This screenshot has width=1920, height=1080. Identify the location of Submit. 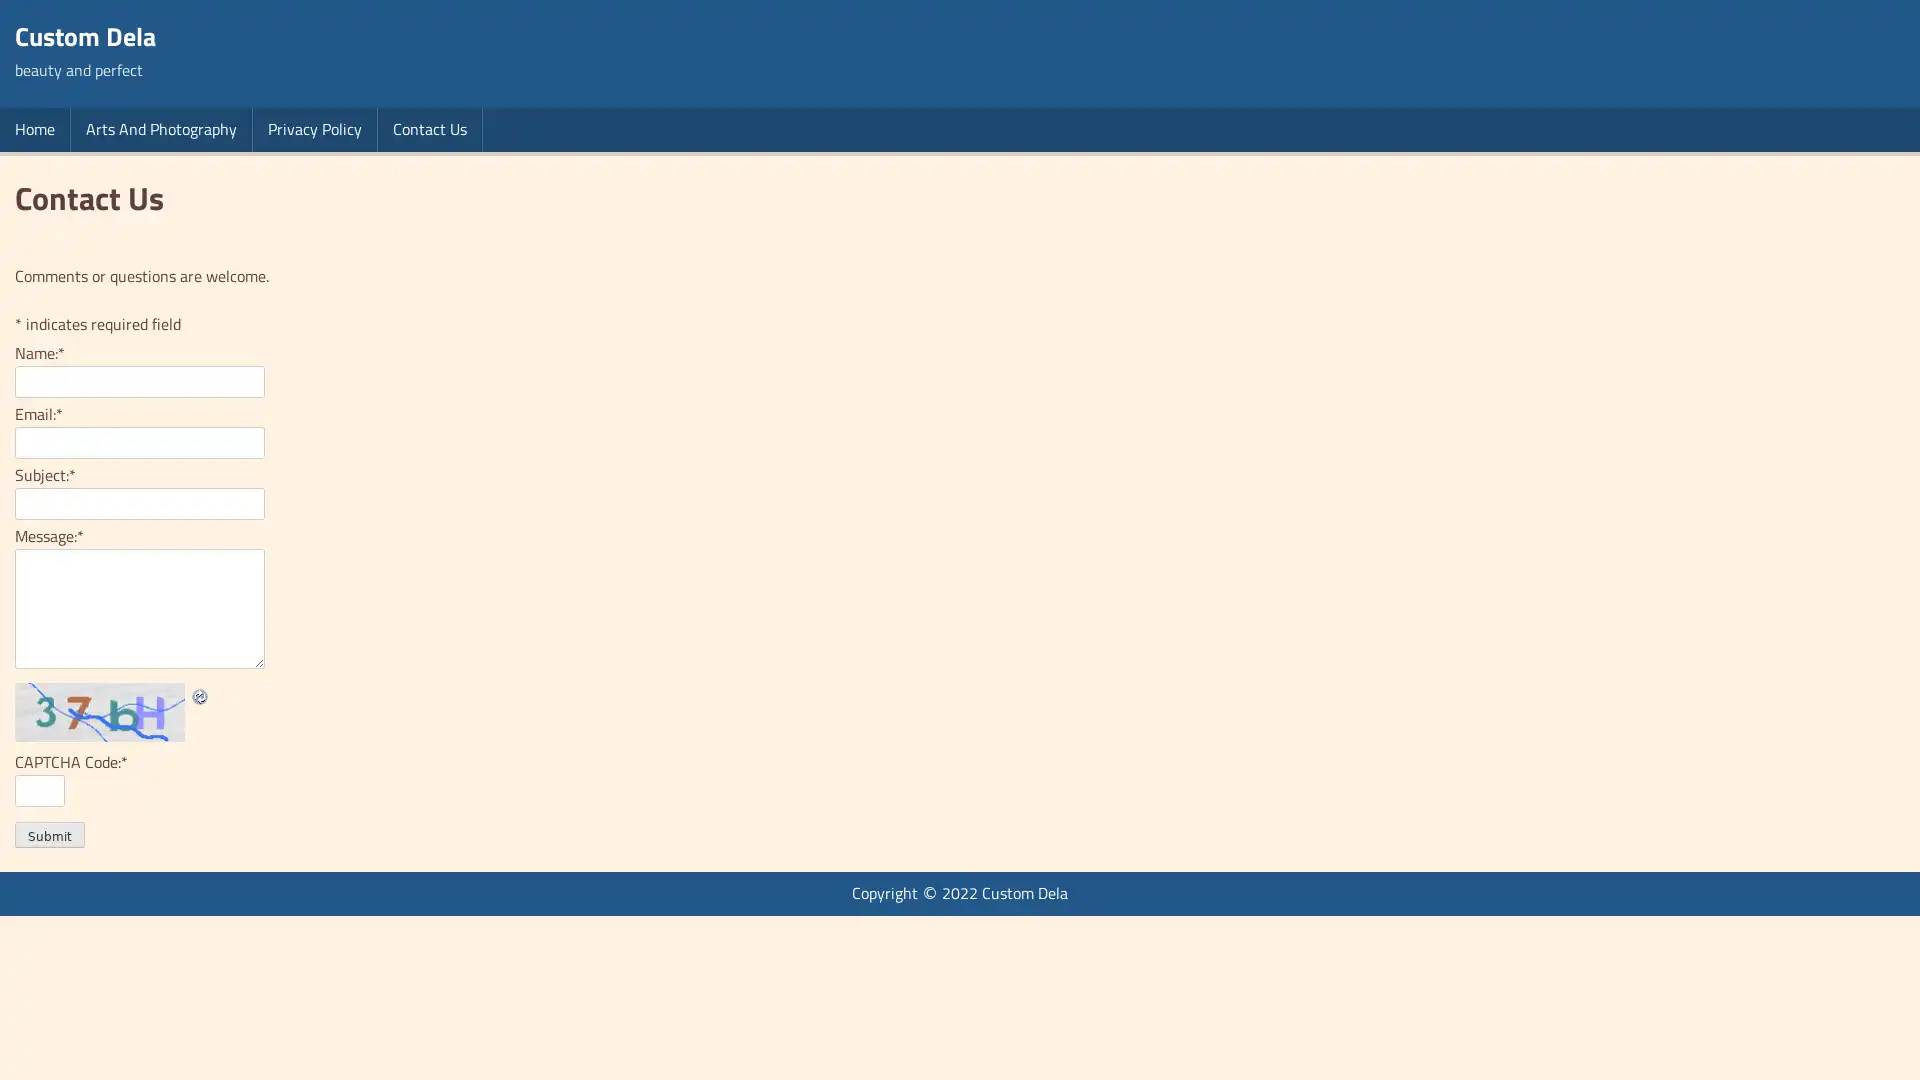
(49, 834).